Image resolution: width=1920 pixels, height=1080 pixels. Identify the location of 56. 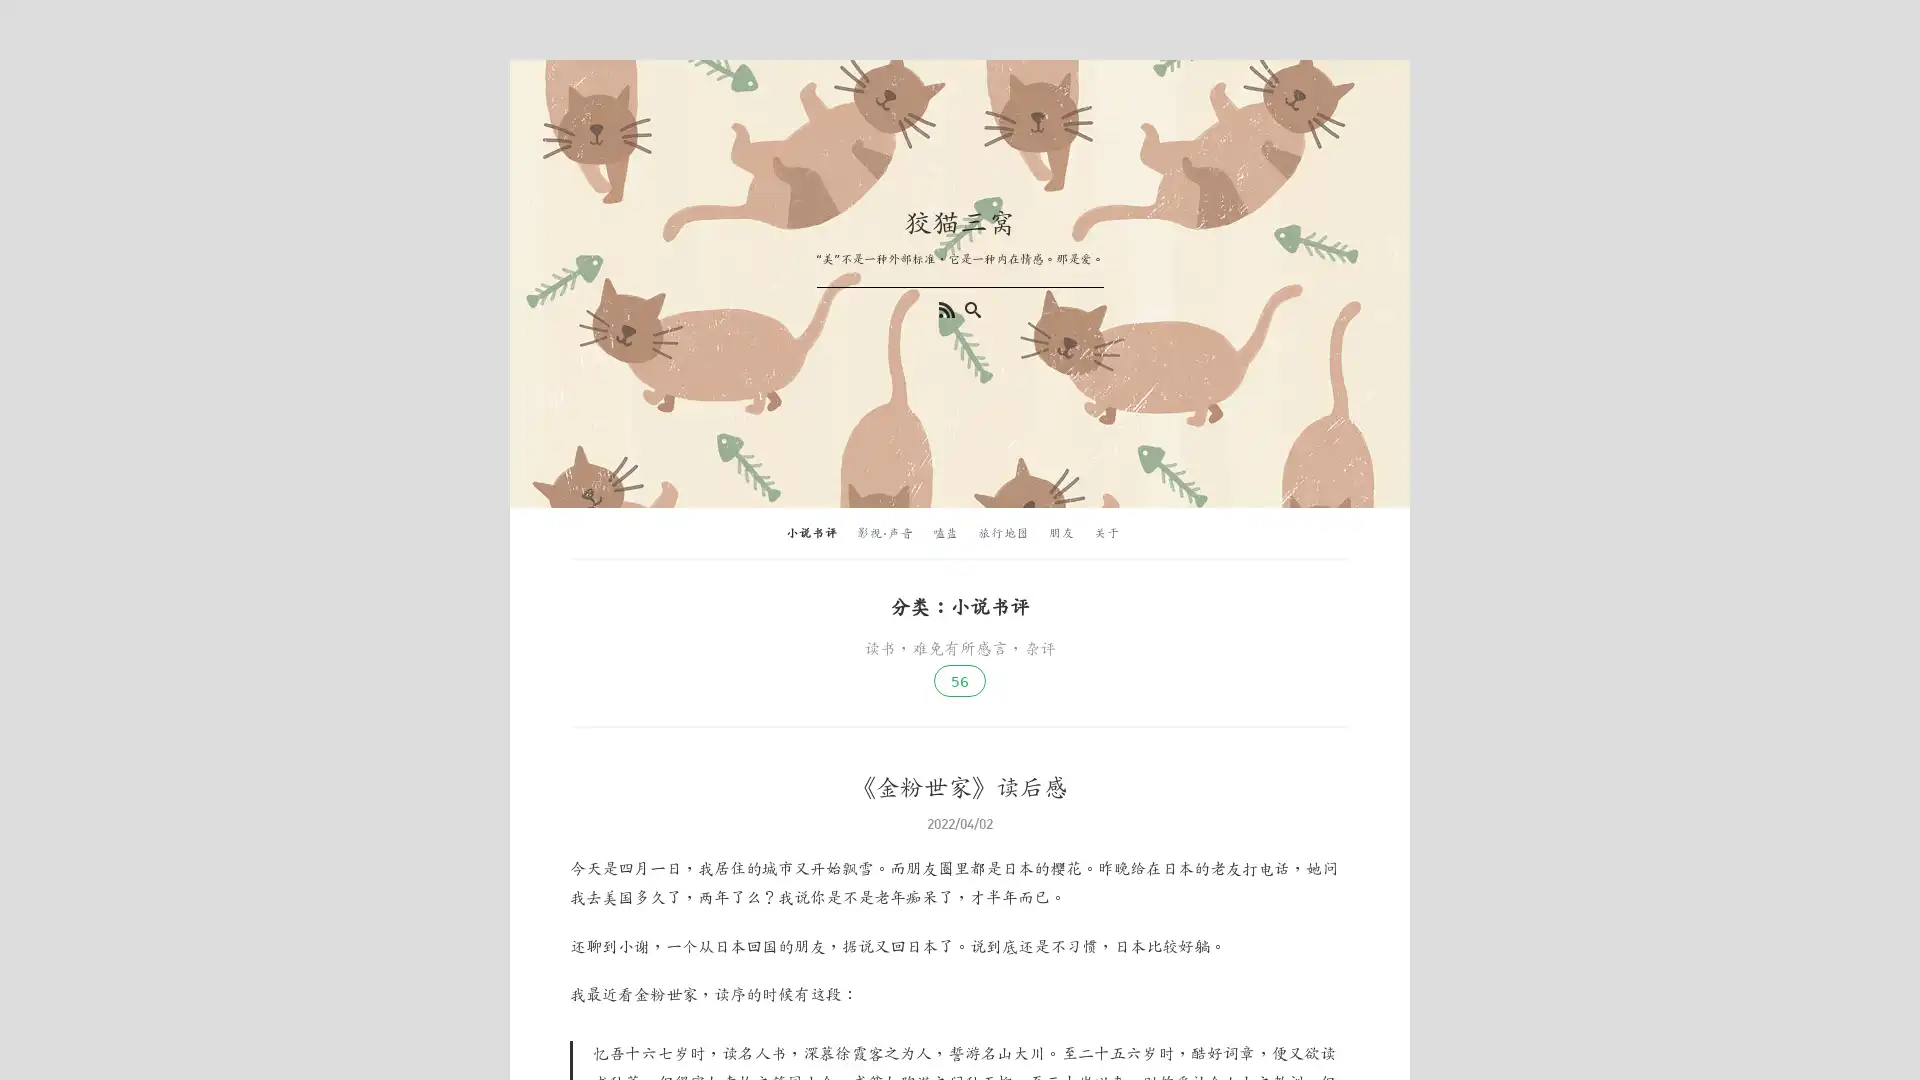
(960, 678).